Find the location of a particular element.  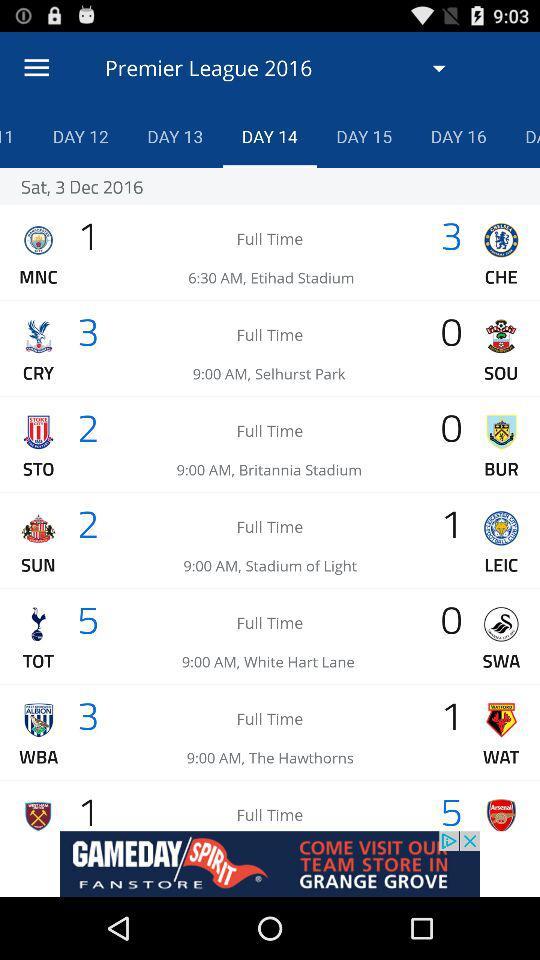

the icon which is below wba is located at coordinates (38, 815).